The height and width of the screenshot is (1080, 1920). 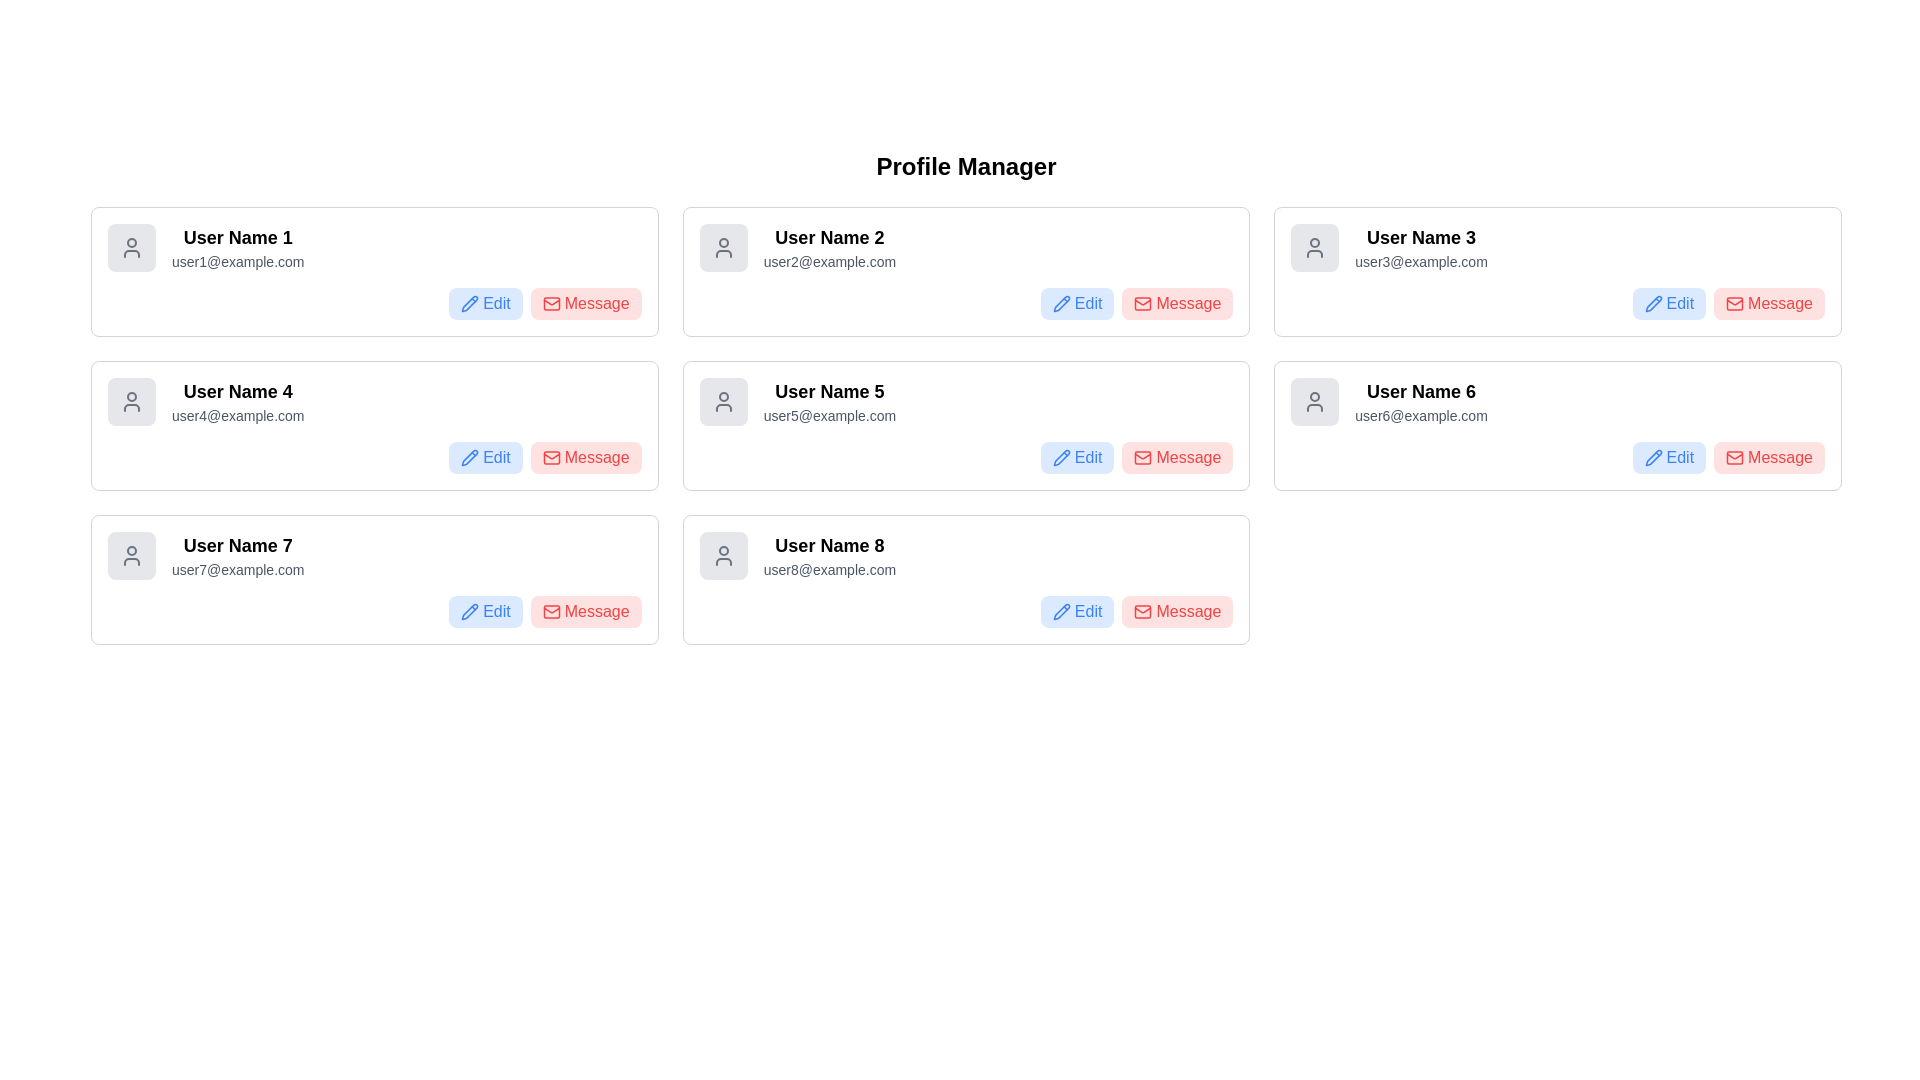 I want to click on the pencil SVG icon inside the 'Edit' button for 'User Name 5', so click(x=1060, y=458).